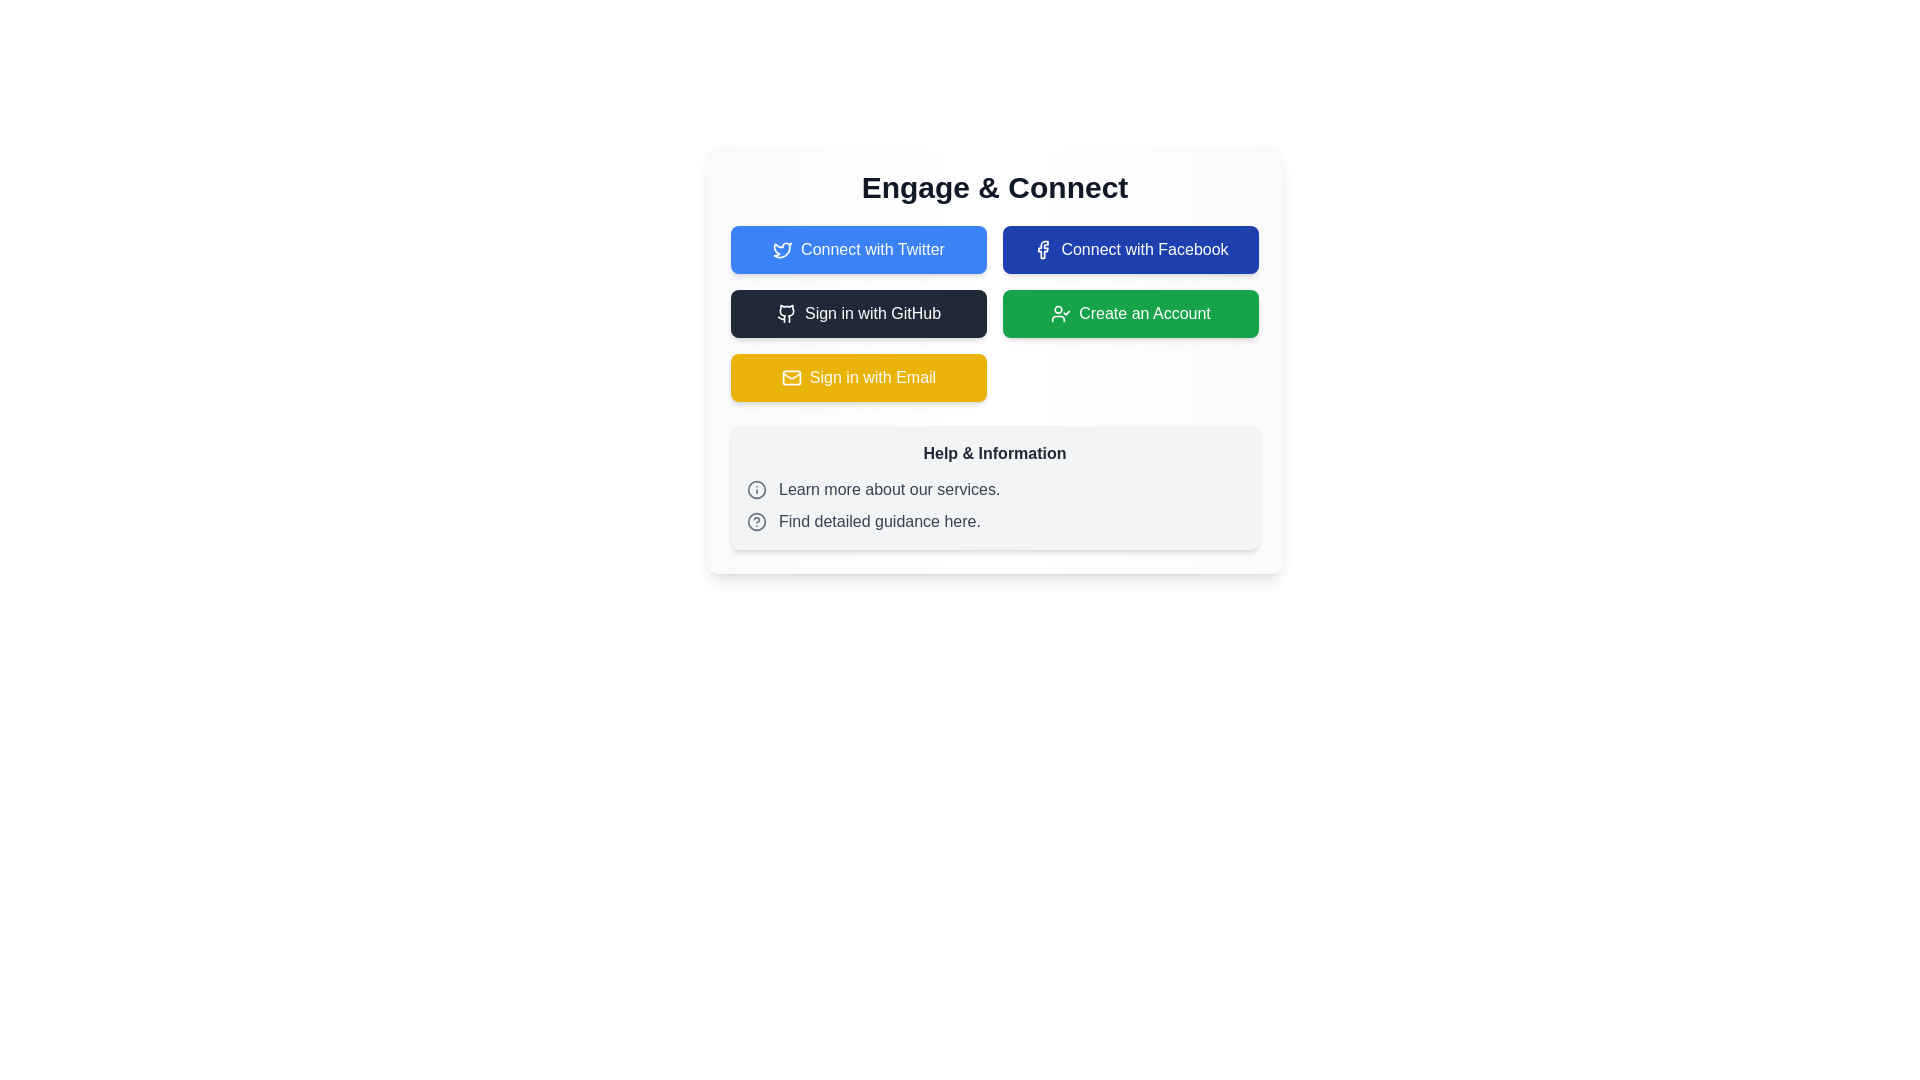 This screenshot has height=1080, width=1920. I want to click on the help icon located to the left of the text 'Find detailed guidance here.' in the 'Help & Information' section at the lower part of the interface, so click(756, 520).